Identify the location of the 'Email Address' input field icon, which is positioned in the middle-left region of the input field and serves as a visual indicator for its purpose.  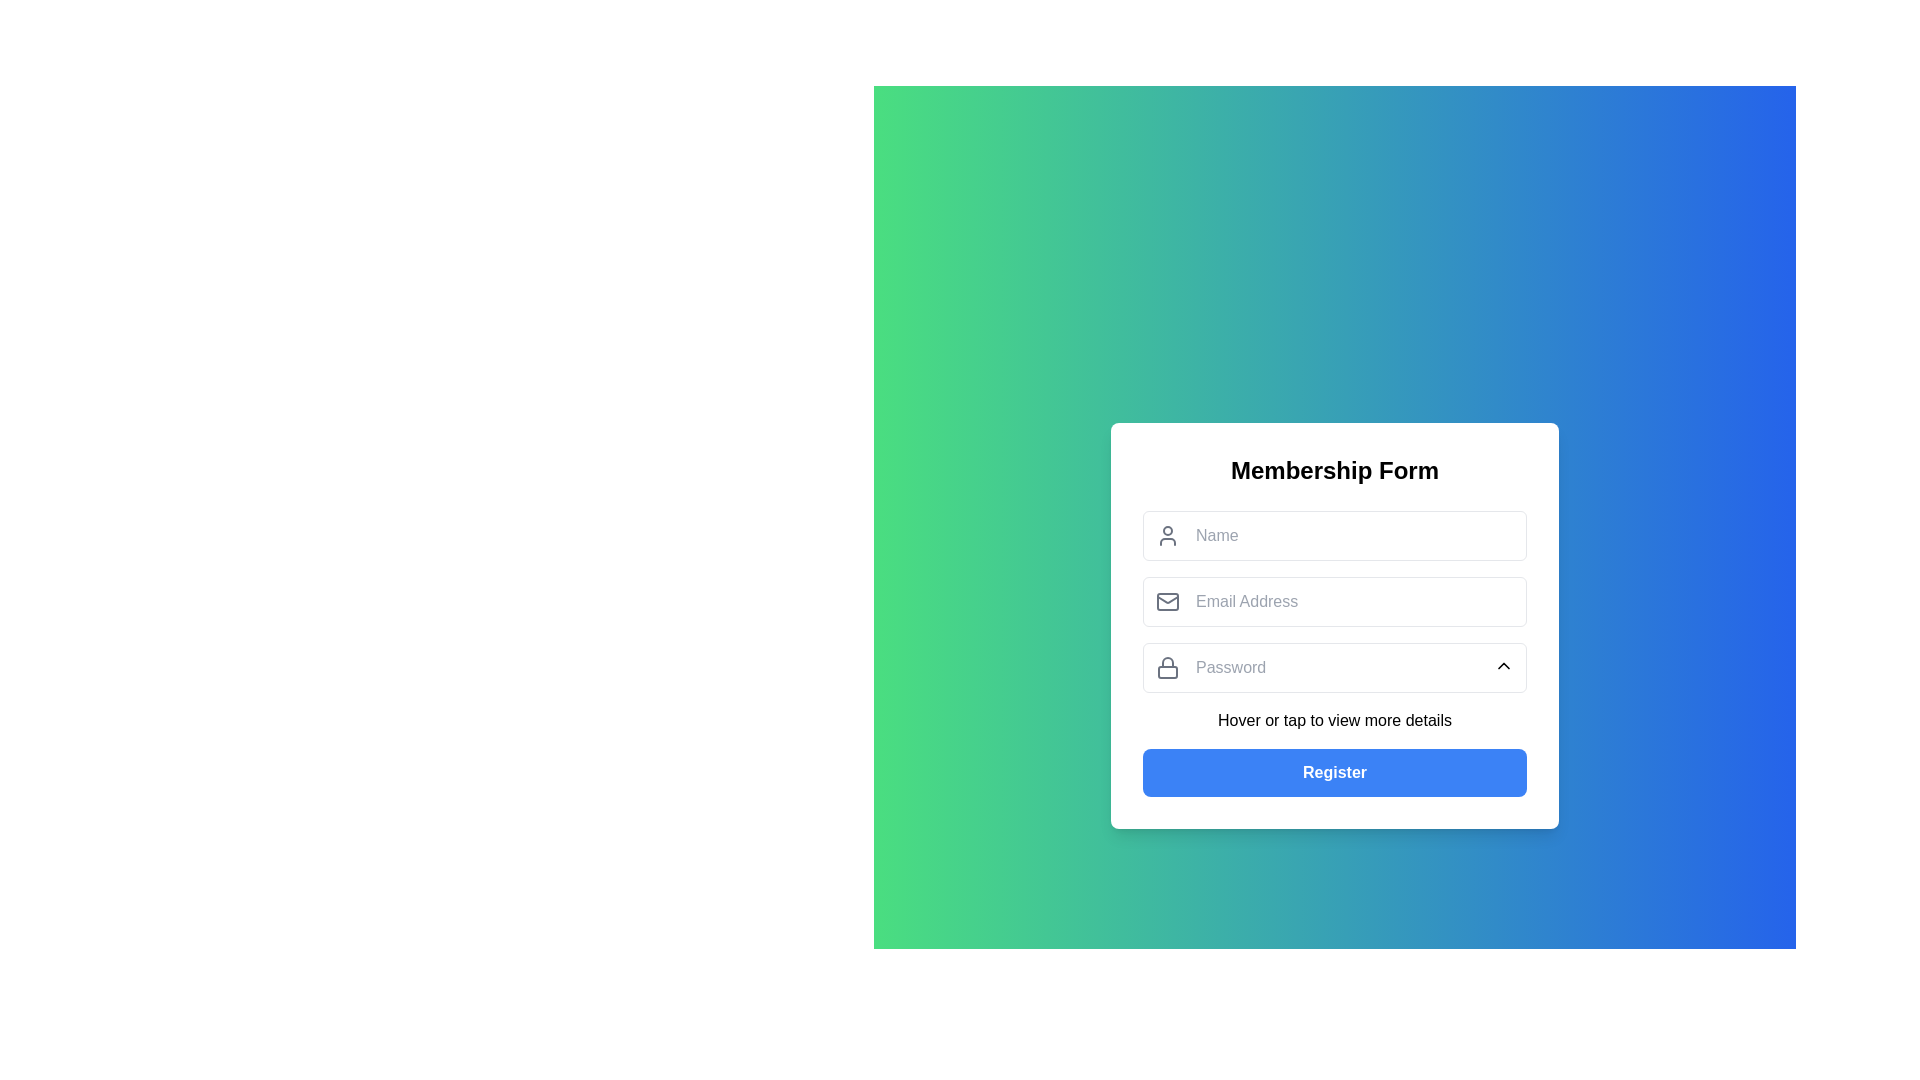
(1167, 600).